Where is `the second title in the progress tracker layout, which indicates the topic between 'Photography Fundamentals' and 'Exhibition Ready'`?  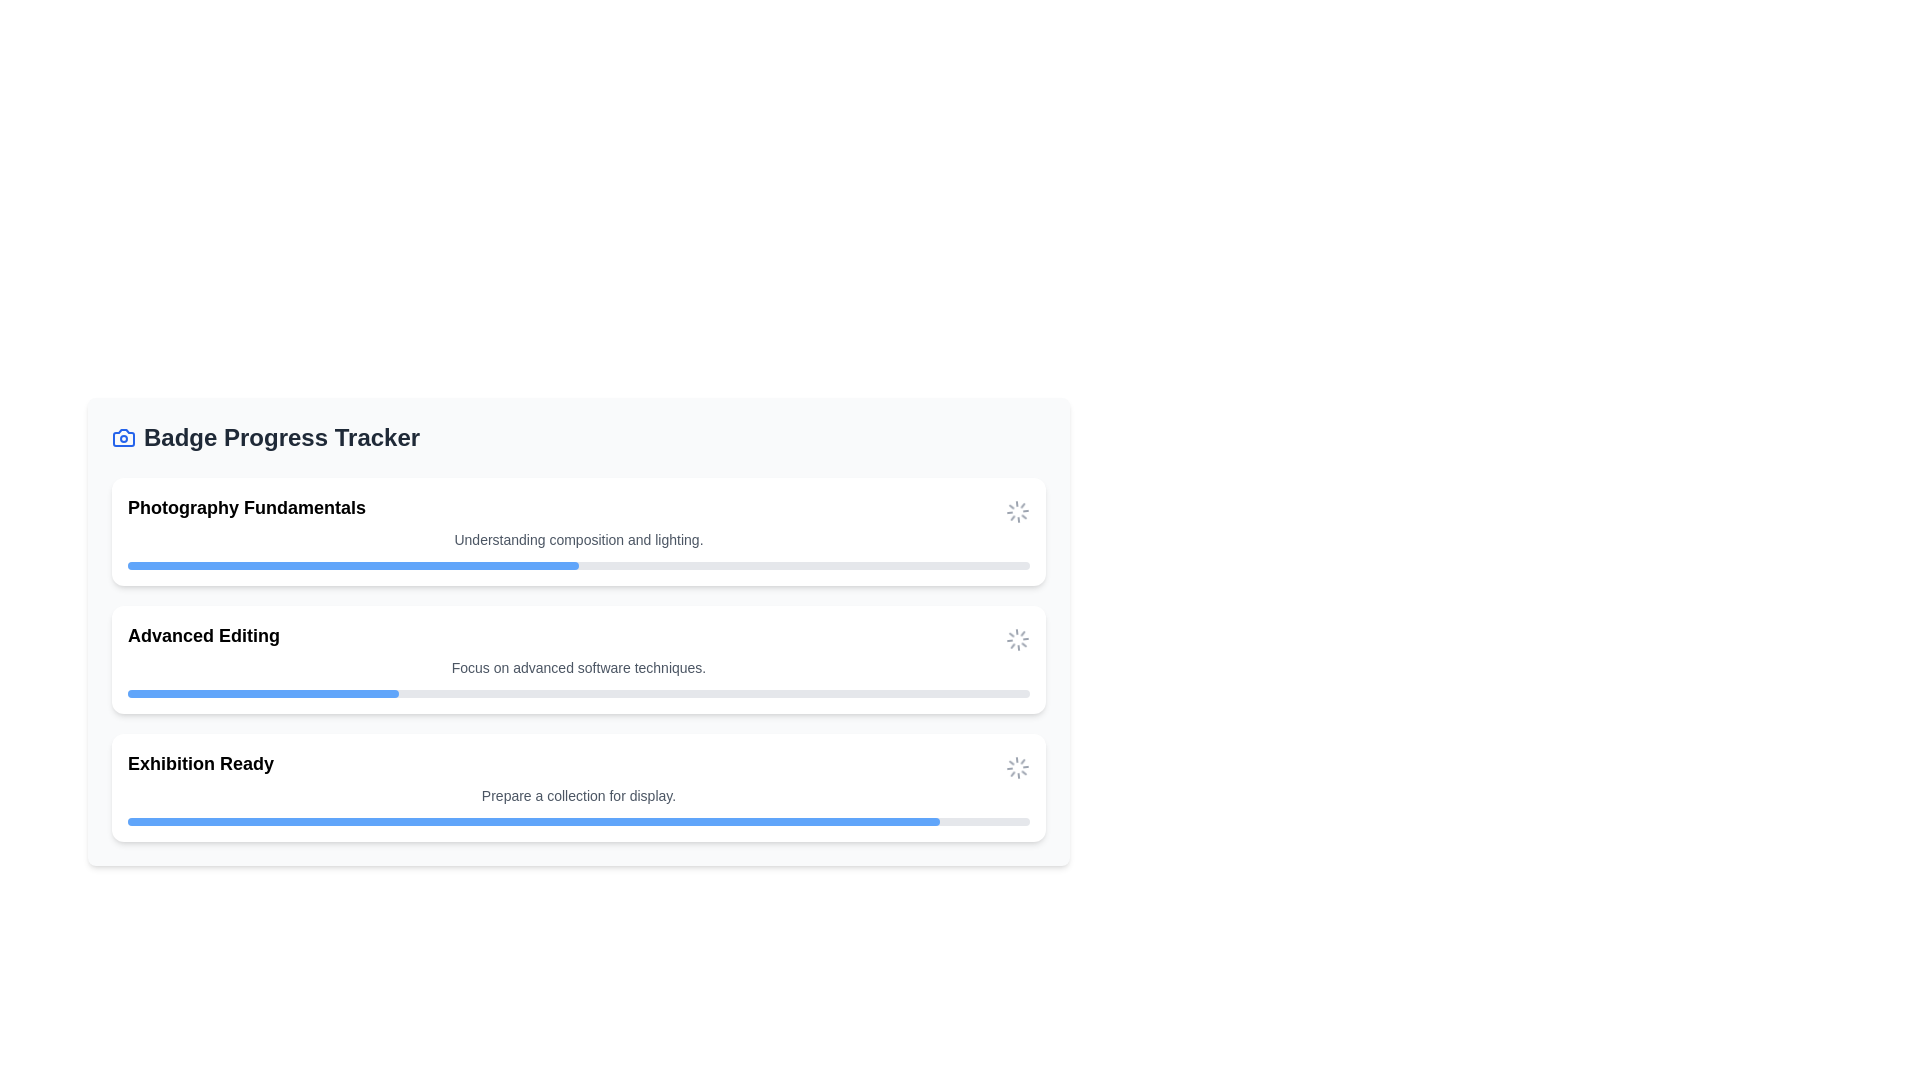
the second title in the progress tracker layout, which indicates the topic between 'Photography Fundamentals' and 'Exhibition Ready' is located at coordinates (204, 636).